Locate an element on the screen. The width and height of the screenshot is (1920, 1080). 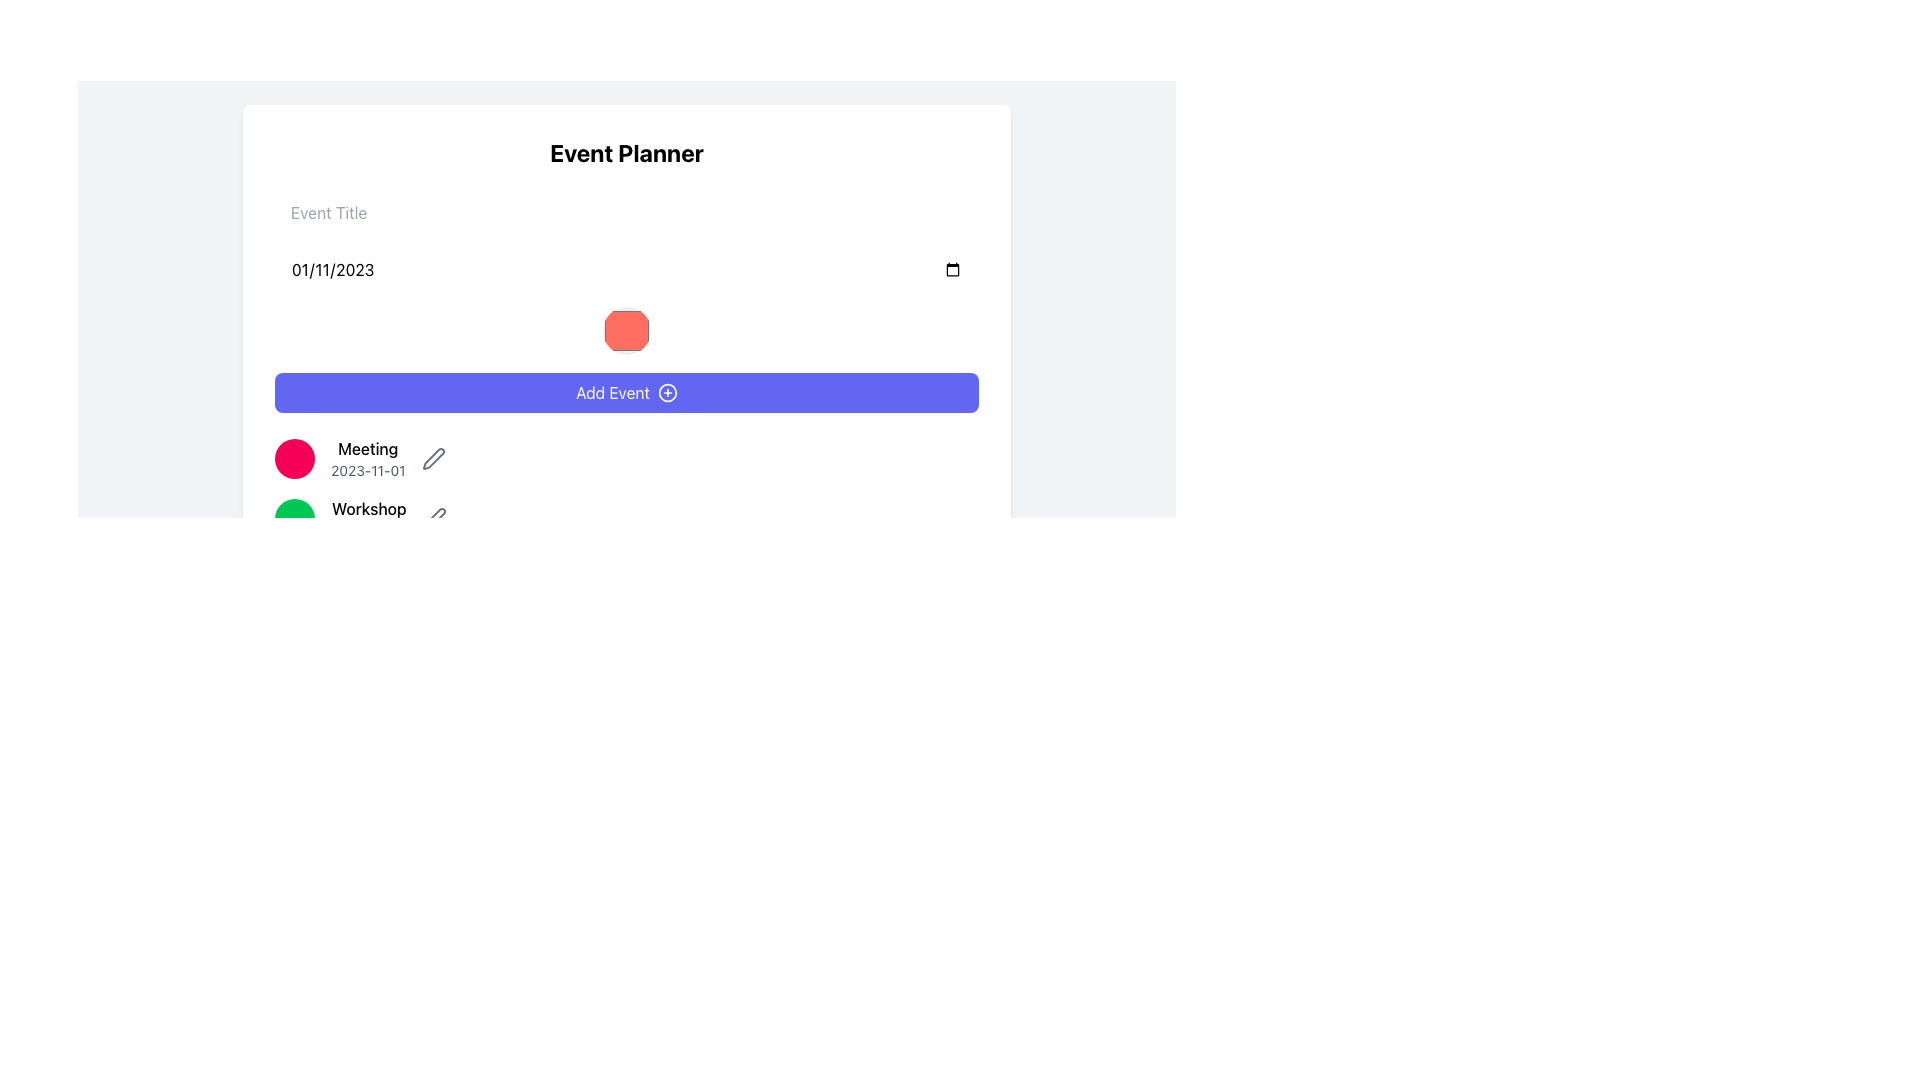
the circular graphical decoration of the 'Add Event' button located in the footer section of the event panel is located at coordinates (667, 393).